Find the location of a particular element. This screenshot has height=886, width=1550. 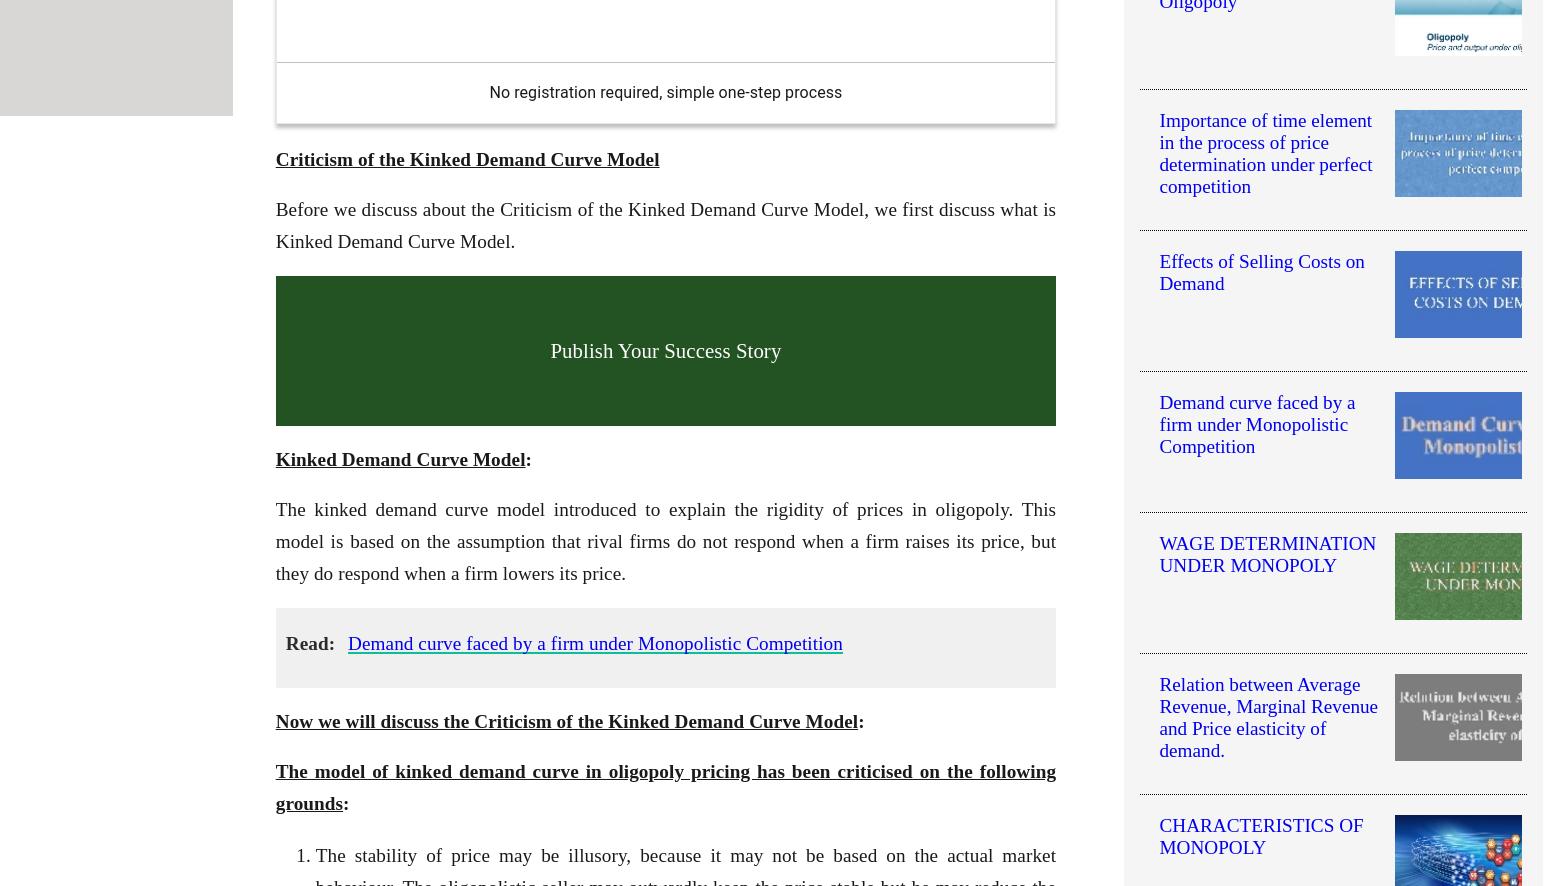

'Criticism of the Kinked Demand Curve Model' is located at coordinates (466, 158).